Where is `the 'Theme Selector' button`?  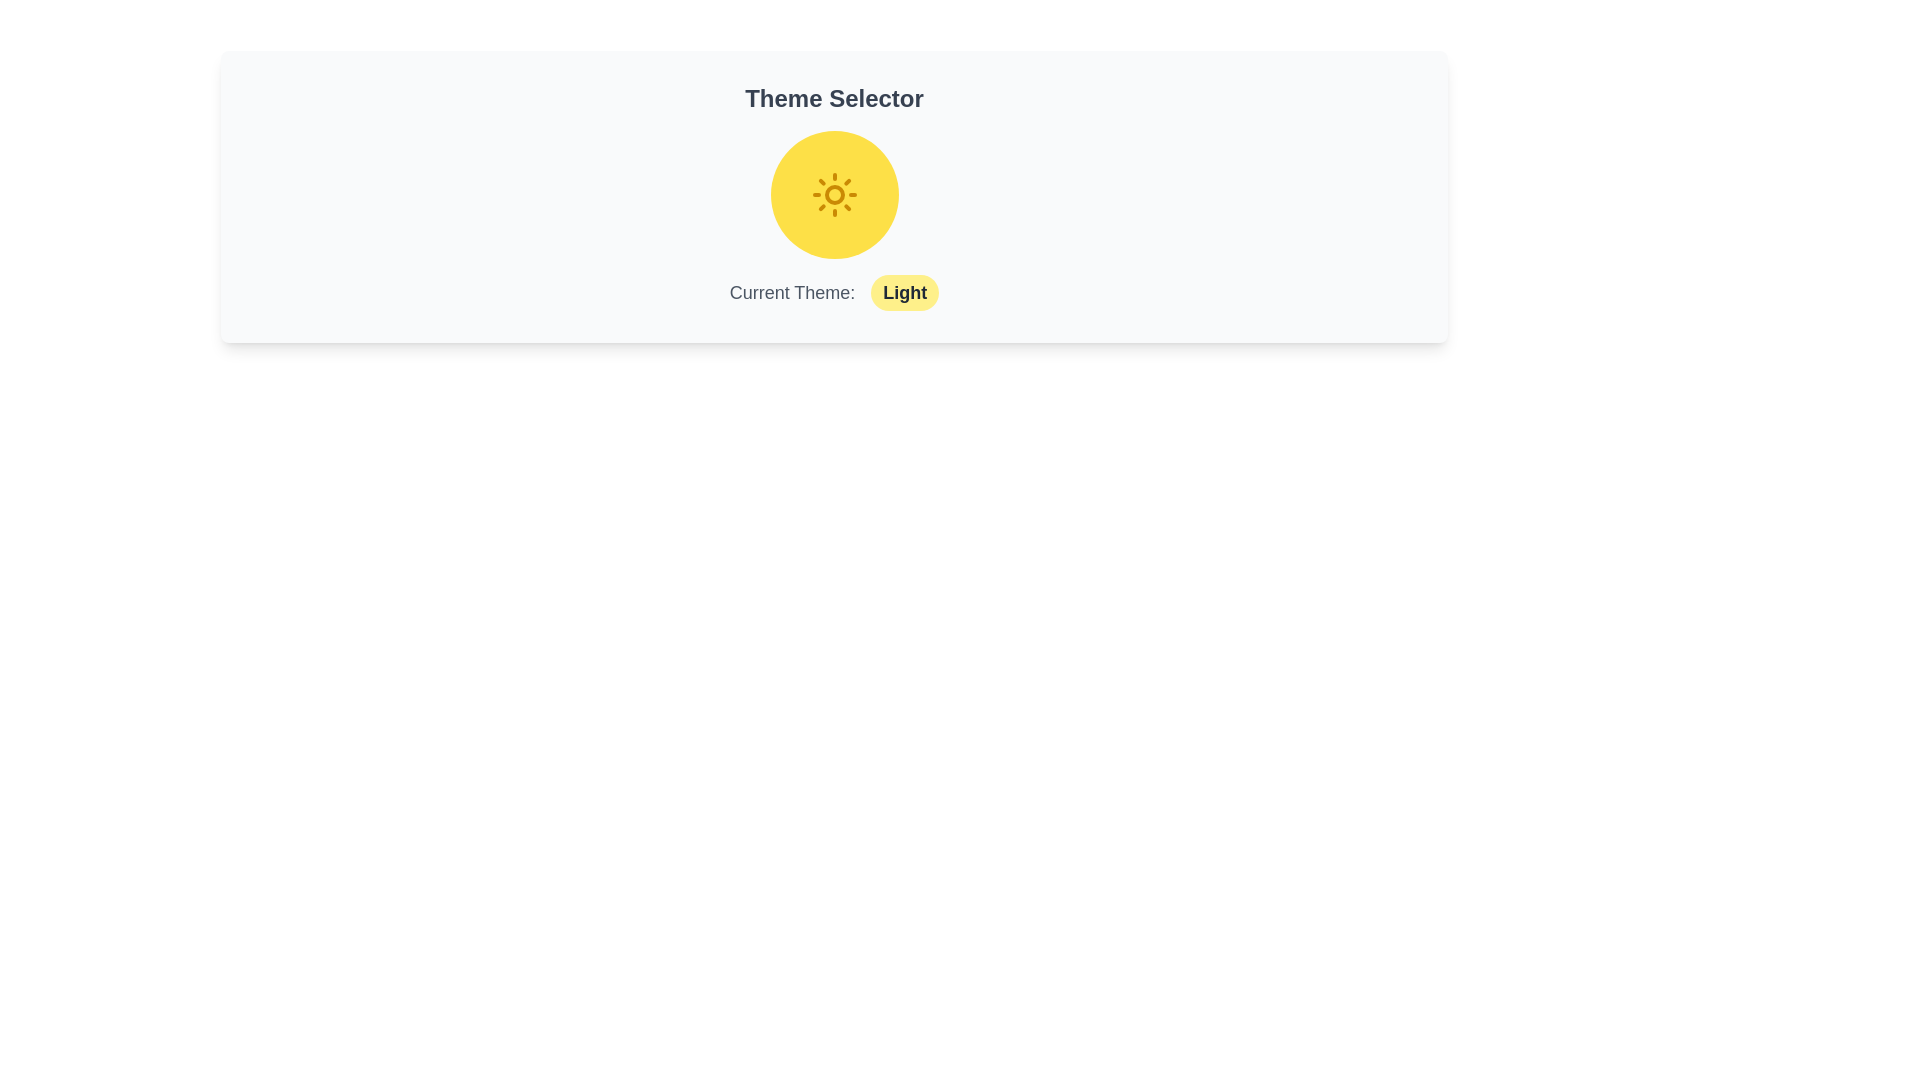
the 'Theme Selector' button is located at coordinates (834, 195).